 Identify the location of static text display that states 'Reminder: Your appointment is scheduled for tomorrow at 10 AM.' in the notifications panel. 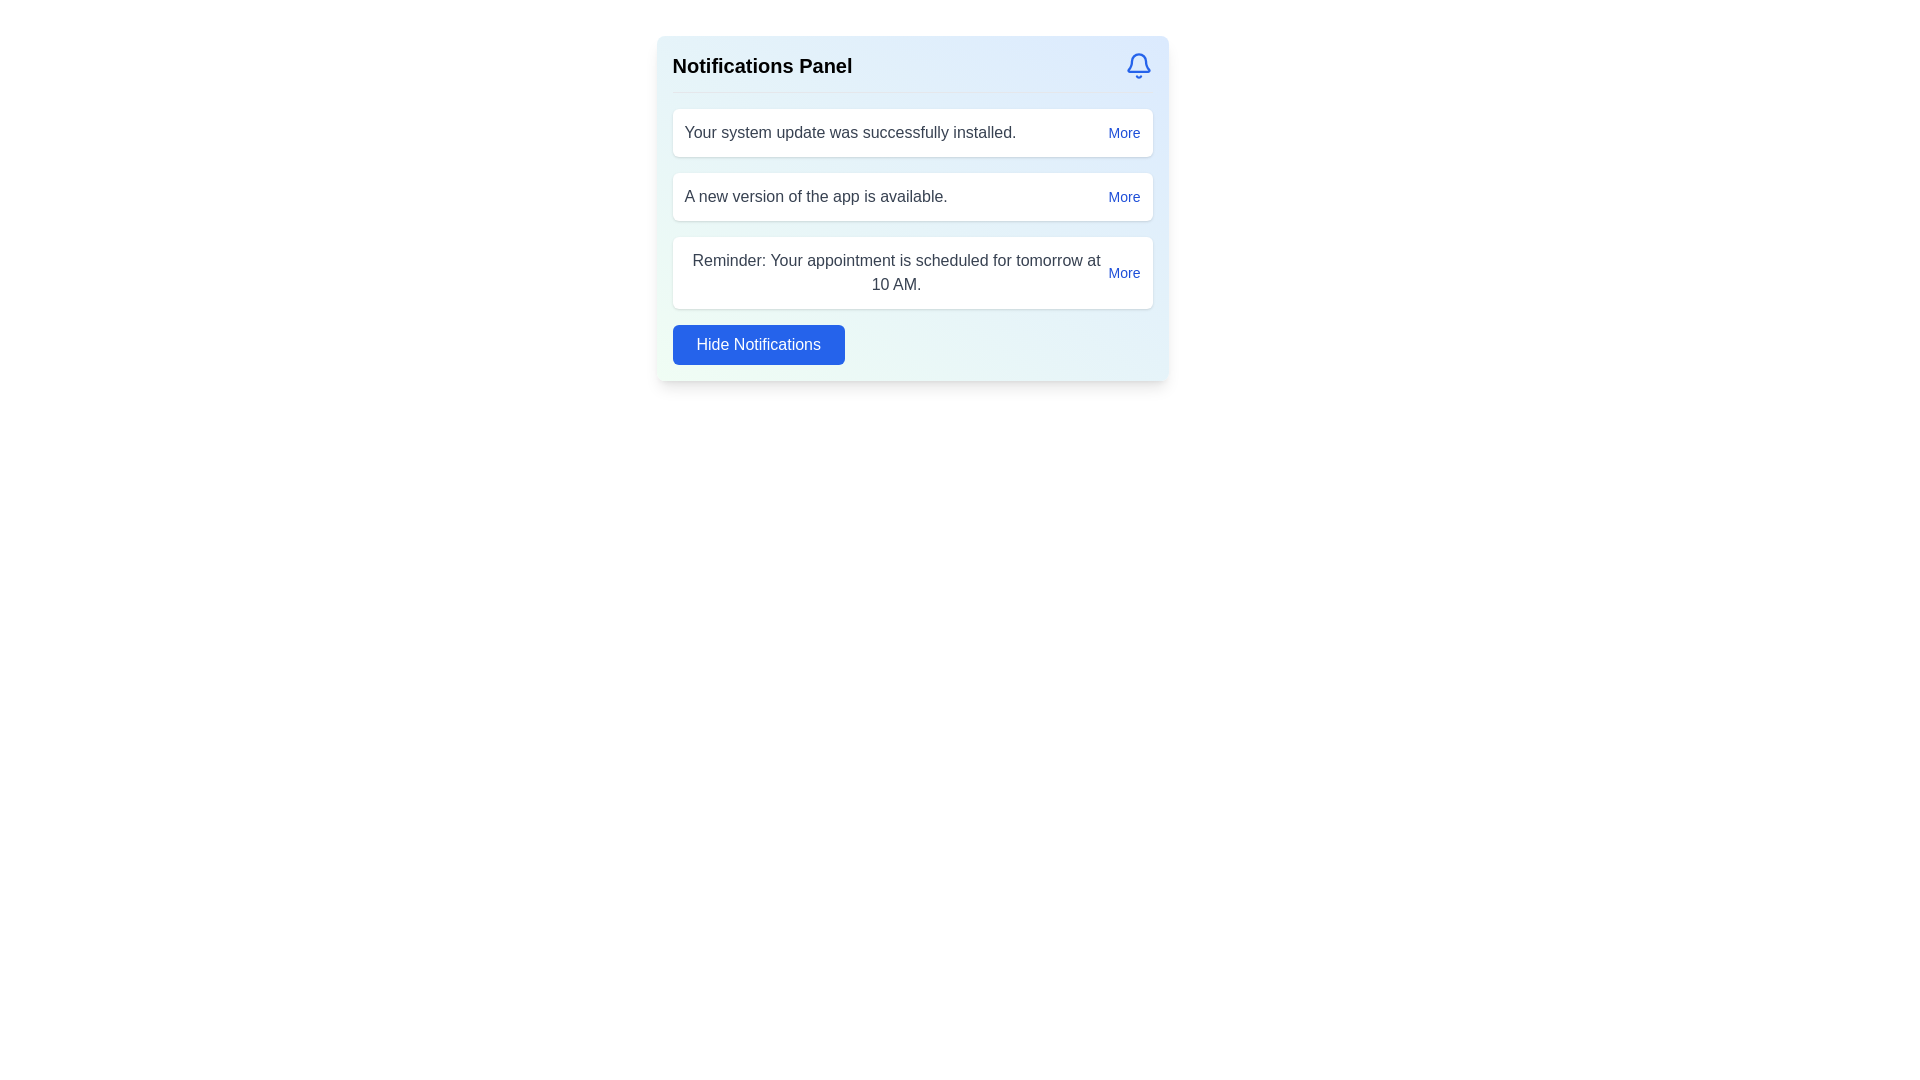
(895, 273).